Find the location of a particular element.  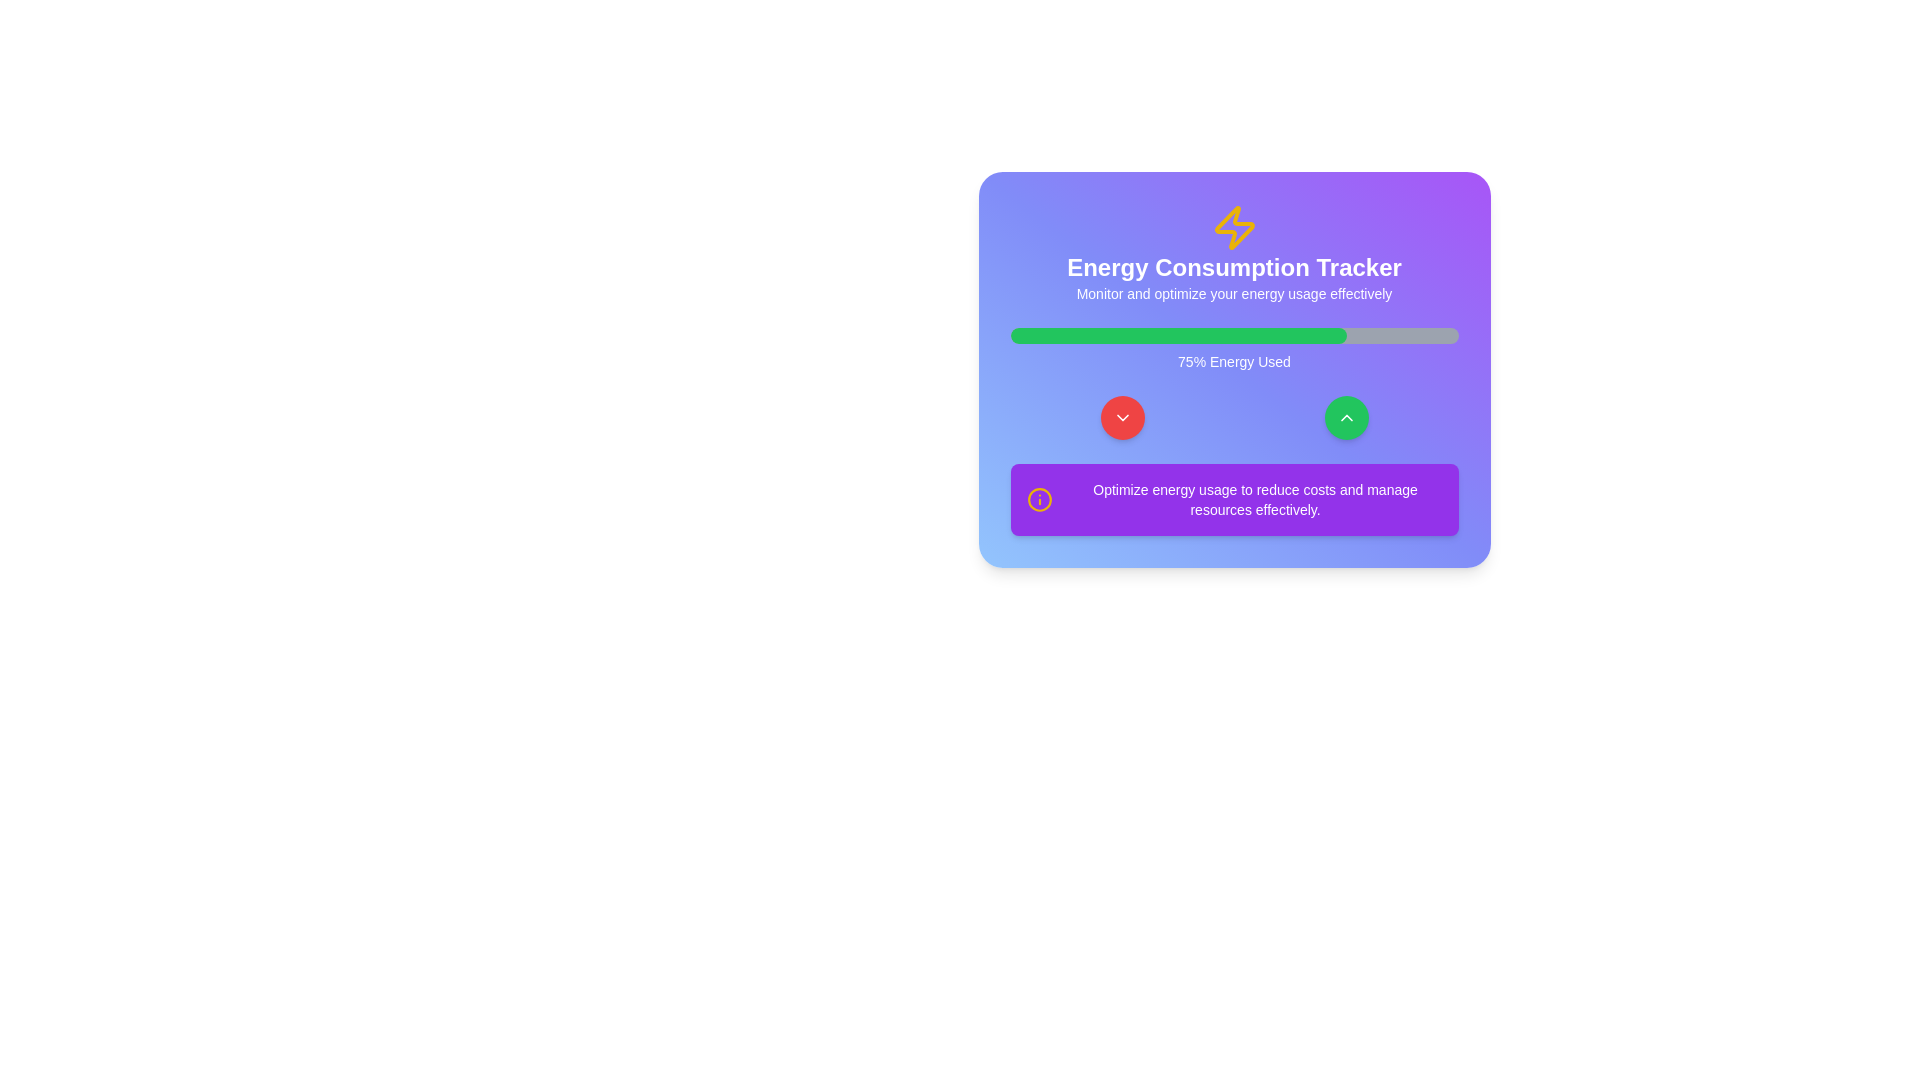

the power icon in the top-middle section of the 'Energy Consumption Tracker' card is located at coordinates (1233, 226).